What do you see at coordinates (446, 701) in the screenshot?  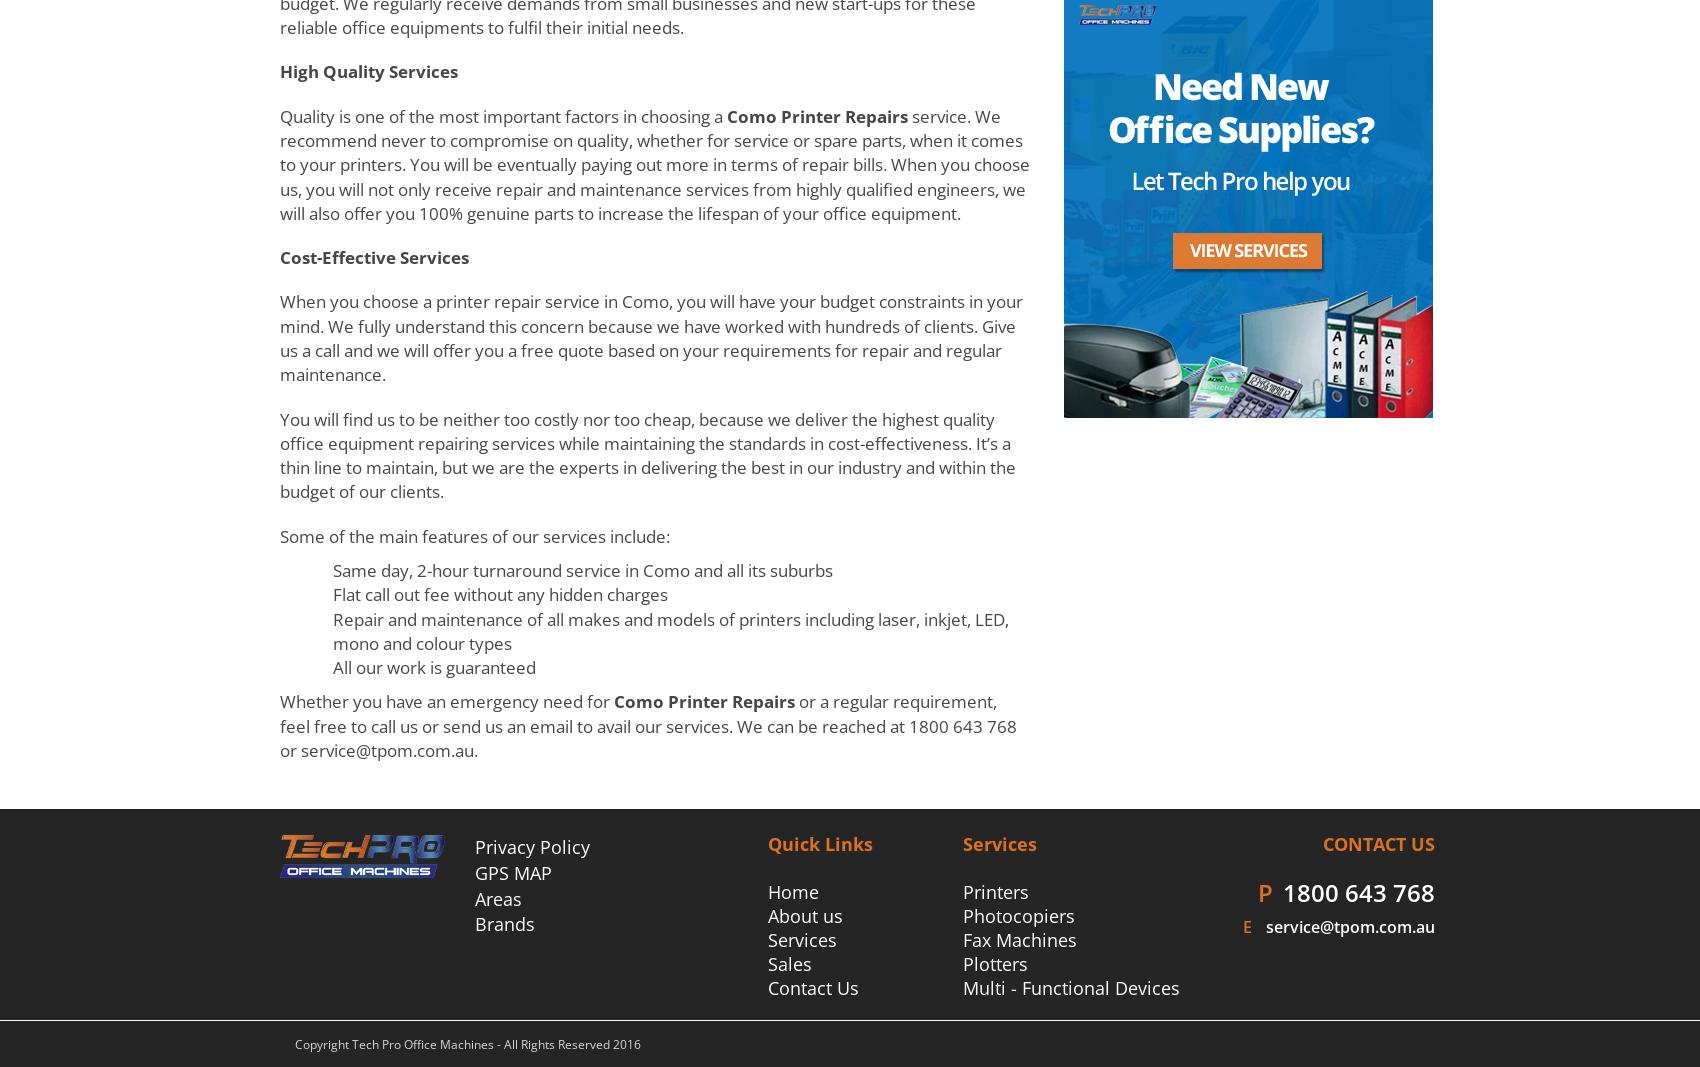 I see `'Whether you have an emergency need for'` at bounding box center [446, 701].